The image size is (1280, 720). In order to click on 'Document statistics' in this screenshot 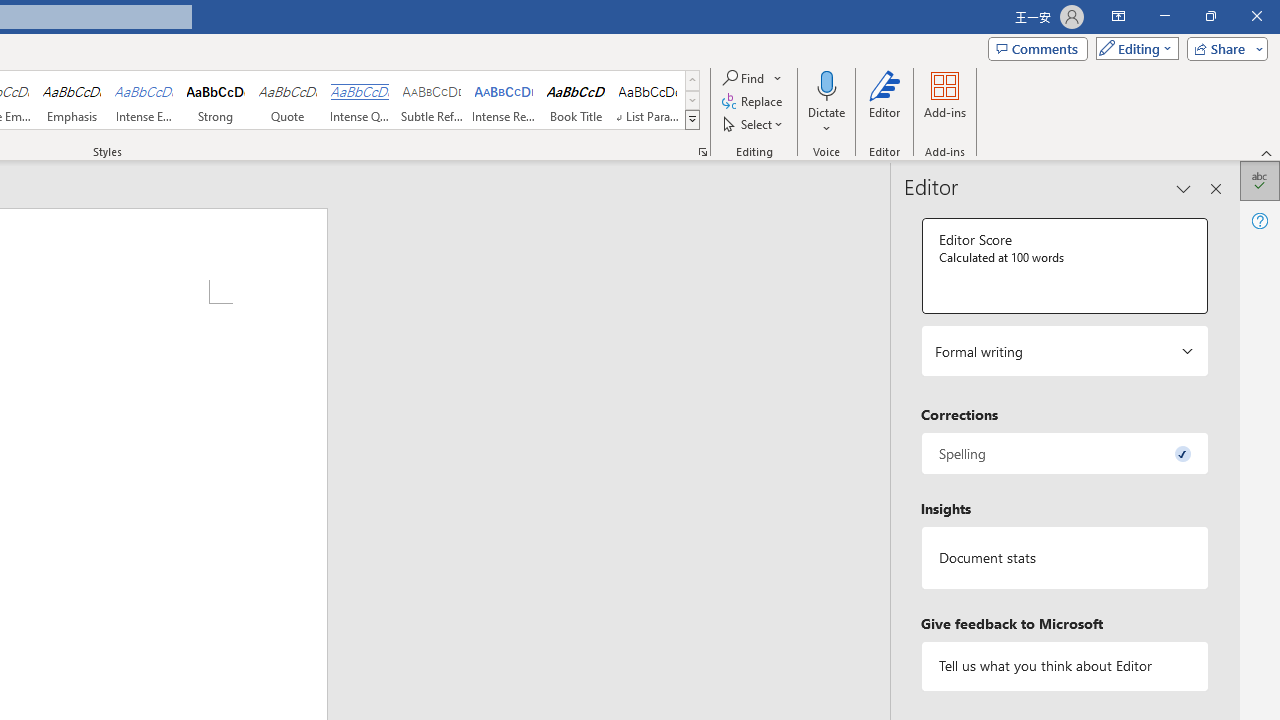, I will do `click(1063, 558)`.